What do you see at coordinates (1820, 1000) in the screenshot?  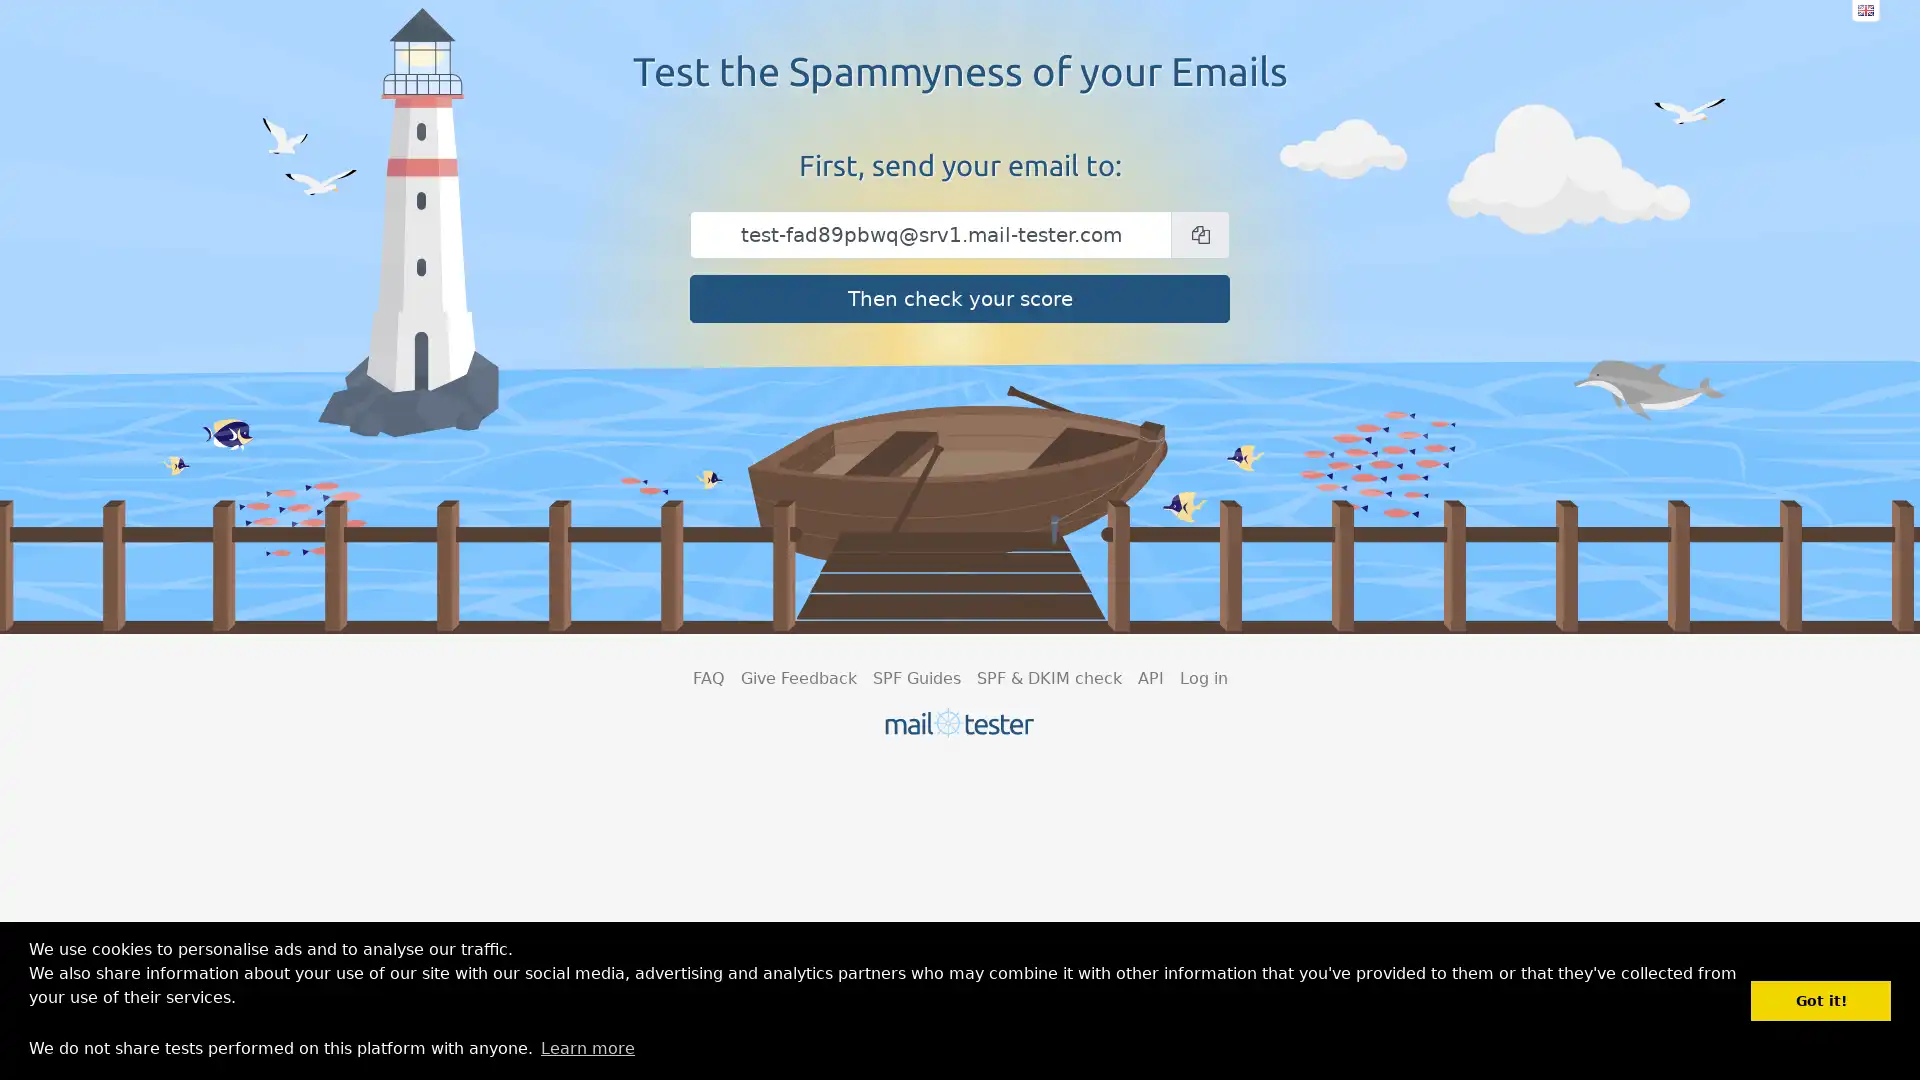 I see `dismiss cookie message` at bounding box center [1820, 1000].